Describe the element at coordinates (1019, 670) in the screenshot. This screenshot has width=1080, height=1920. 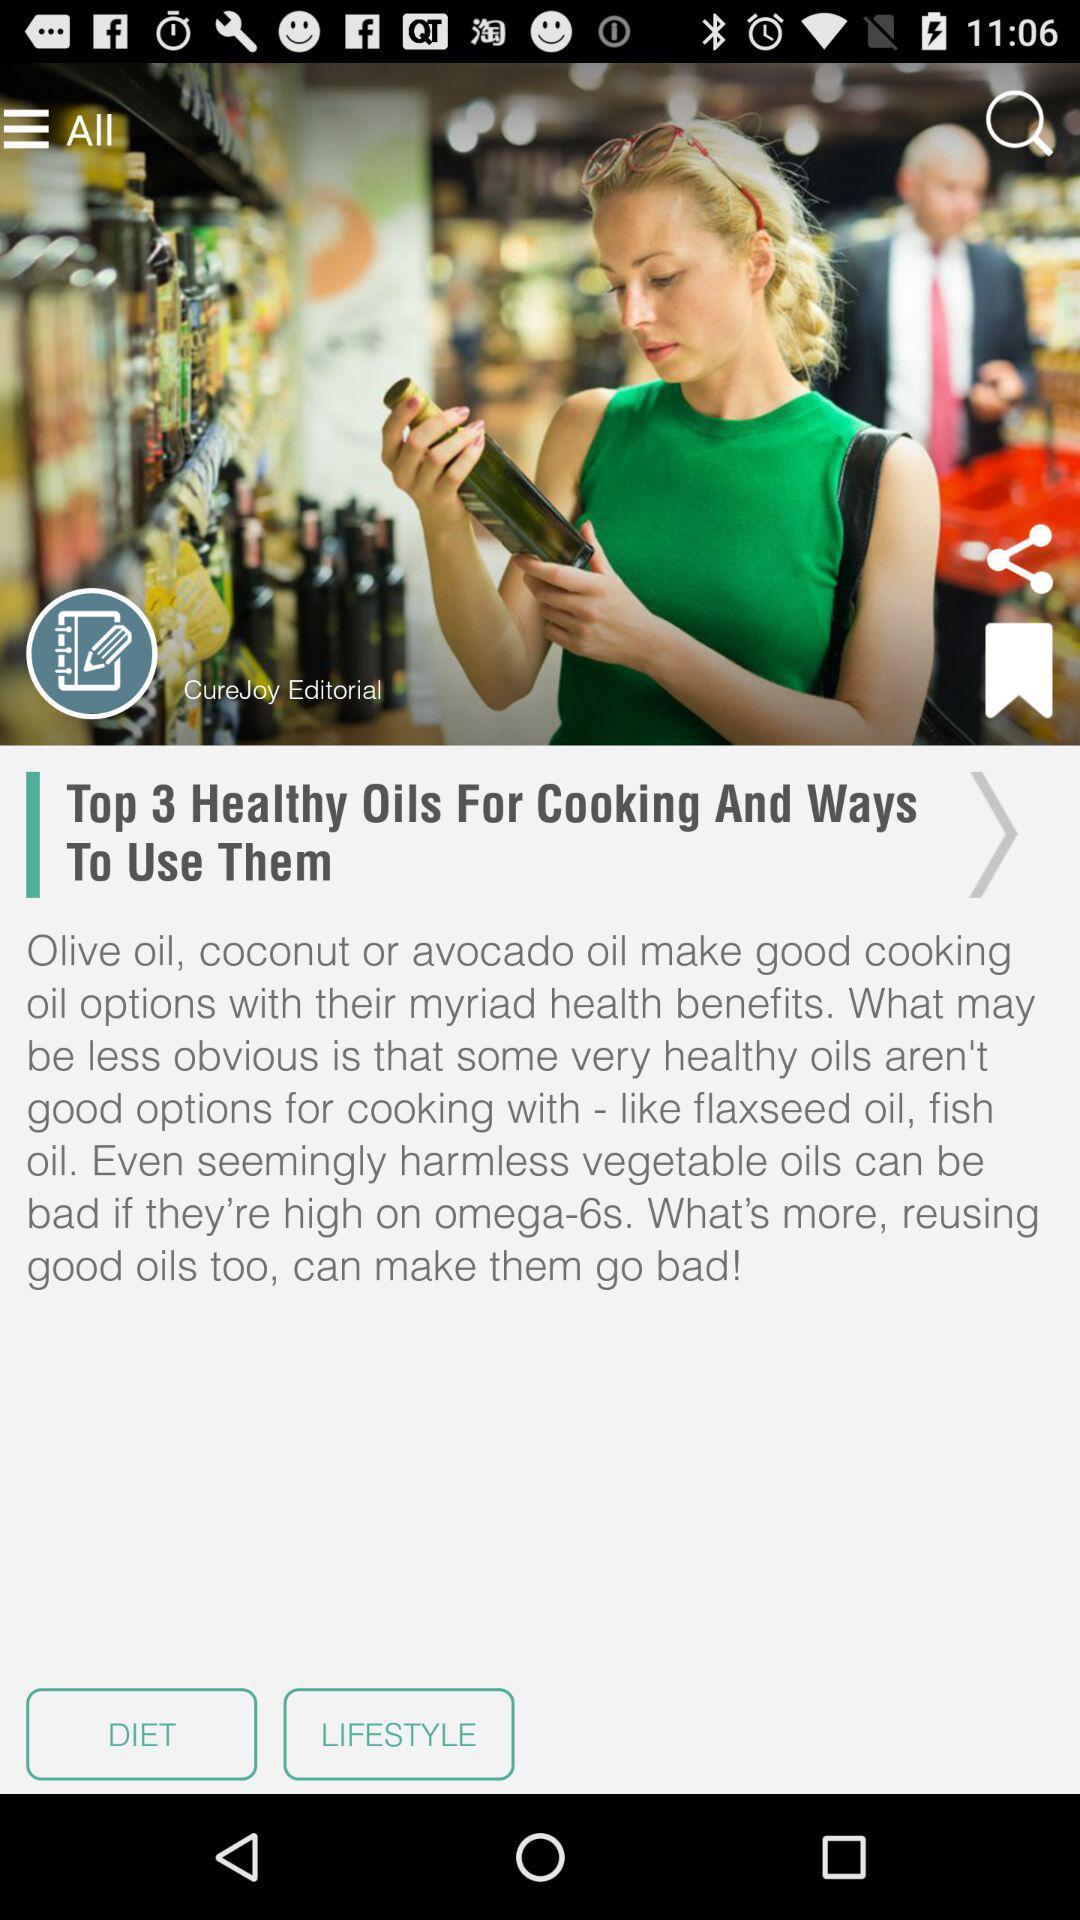
I see `bookmark link` at that location.